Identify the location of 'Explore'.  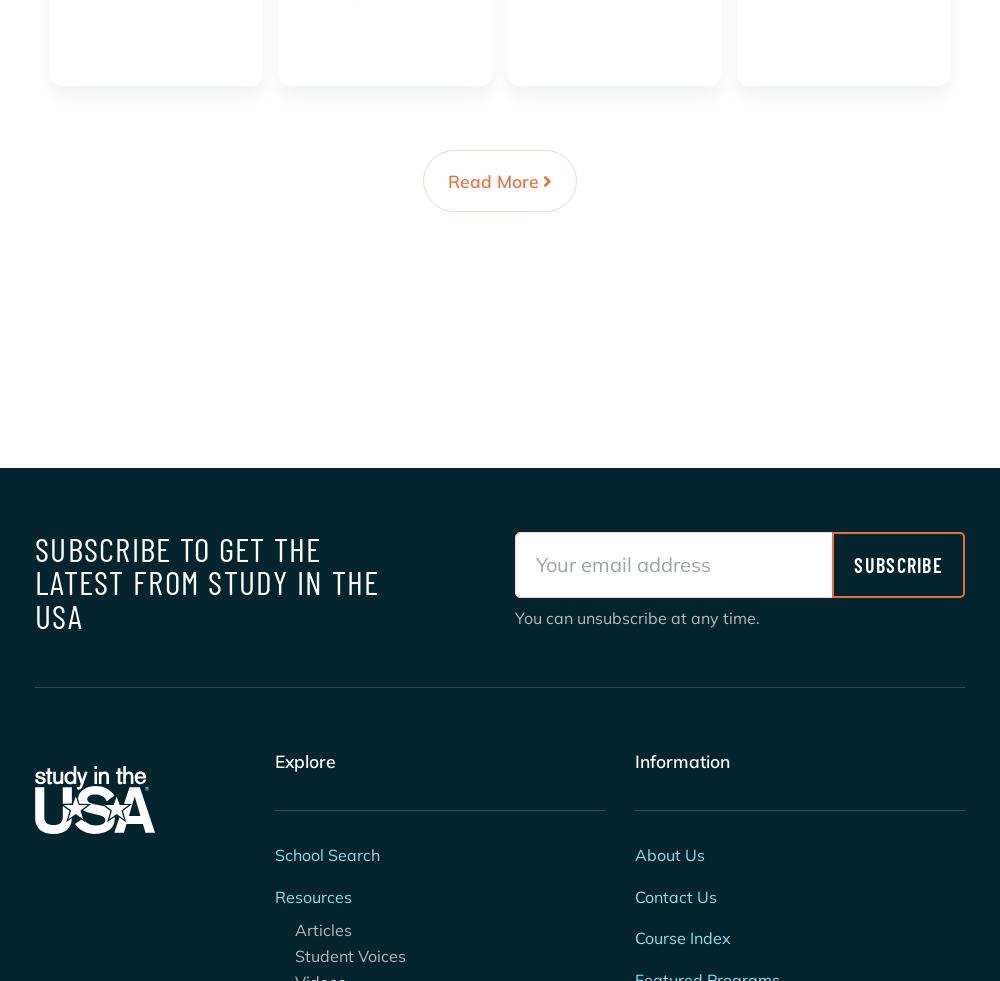
(305, 760).